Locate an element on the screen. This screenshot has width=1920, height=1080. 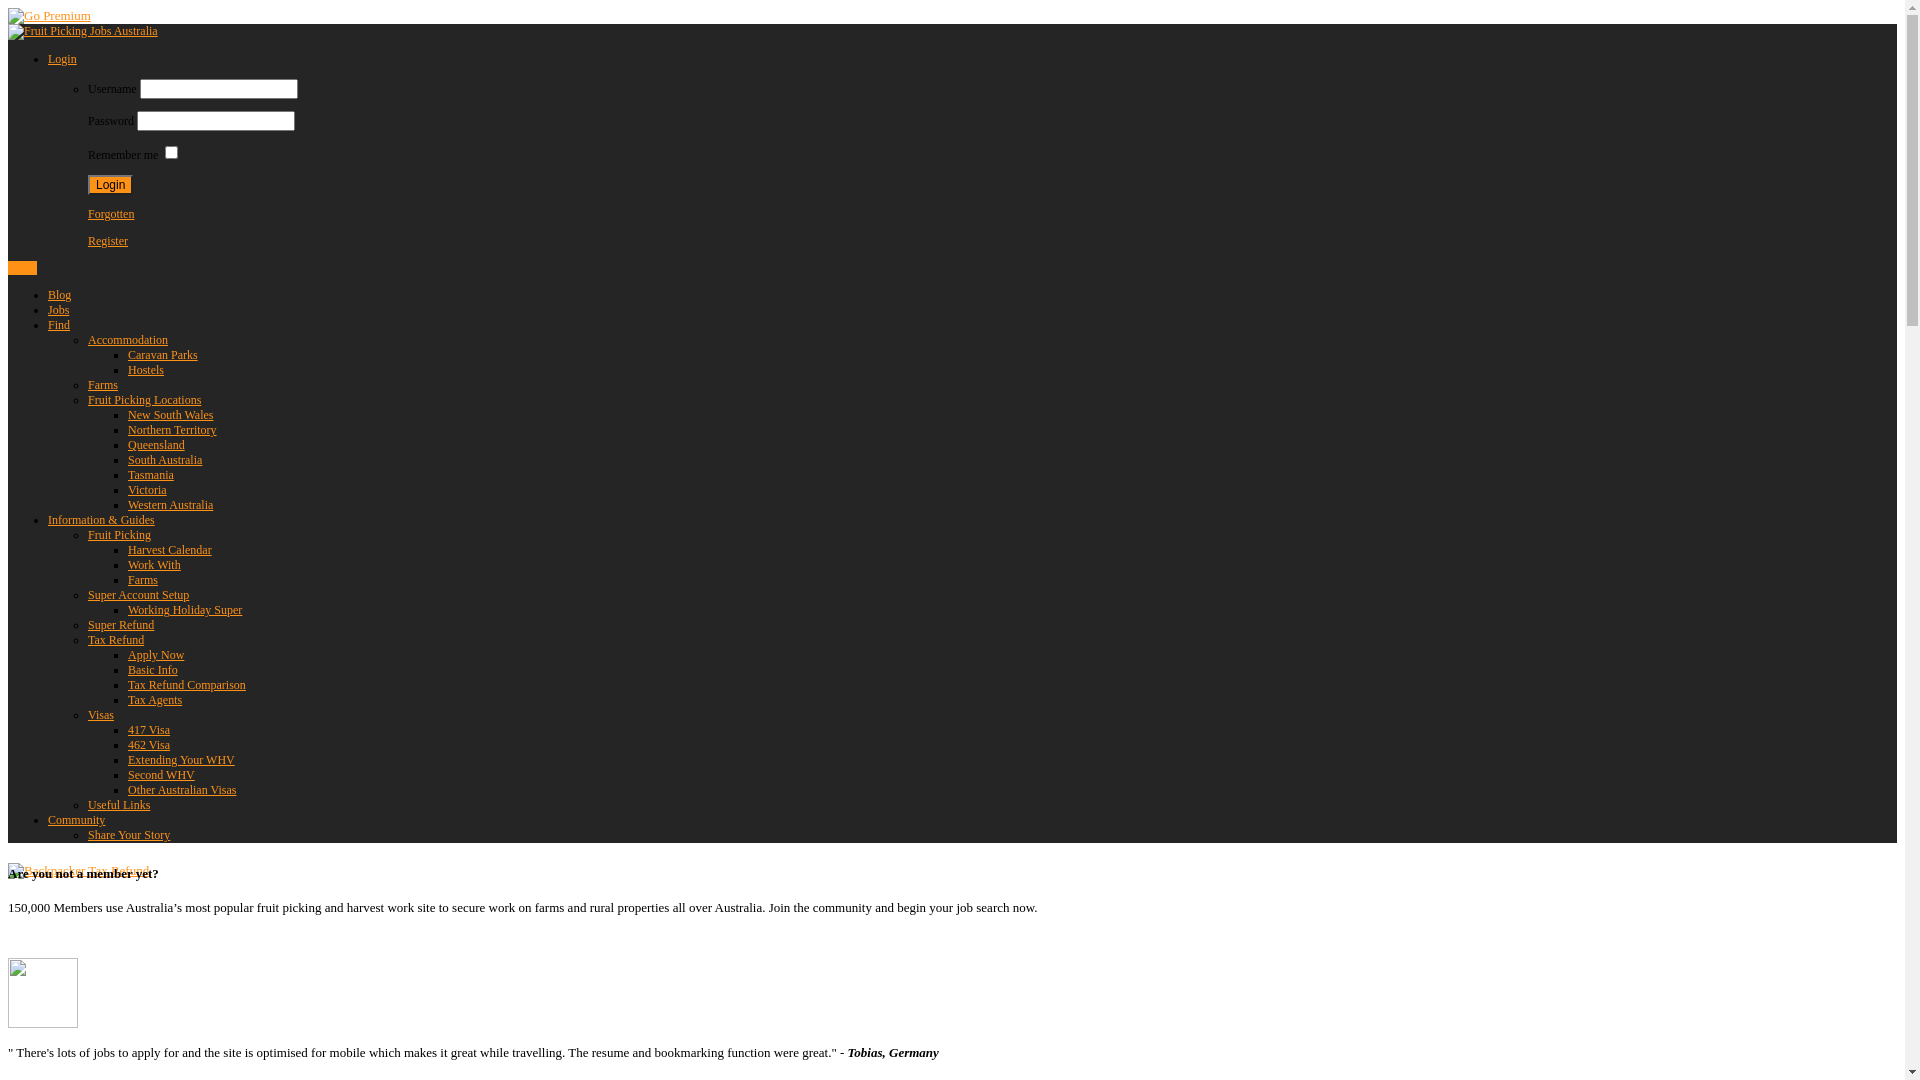
'Login' is located at coordinates (48, 57).